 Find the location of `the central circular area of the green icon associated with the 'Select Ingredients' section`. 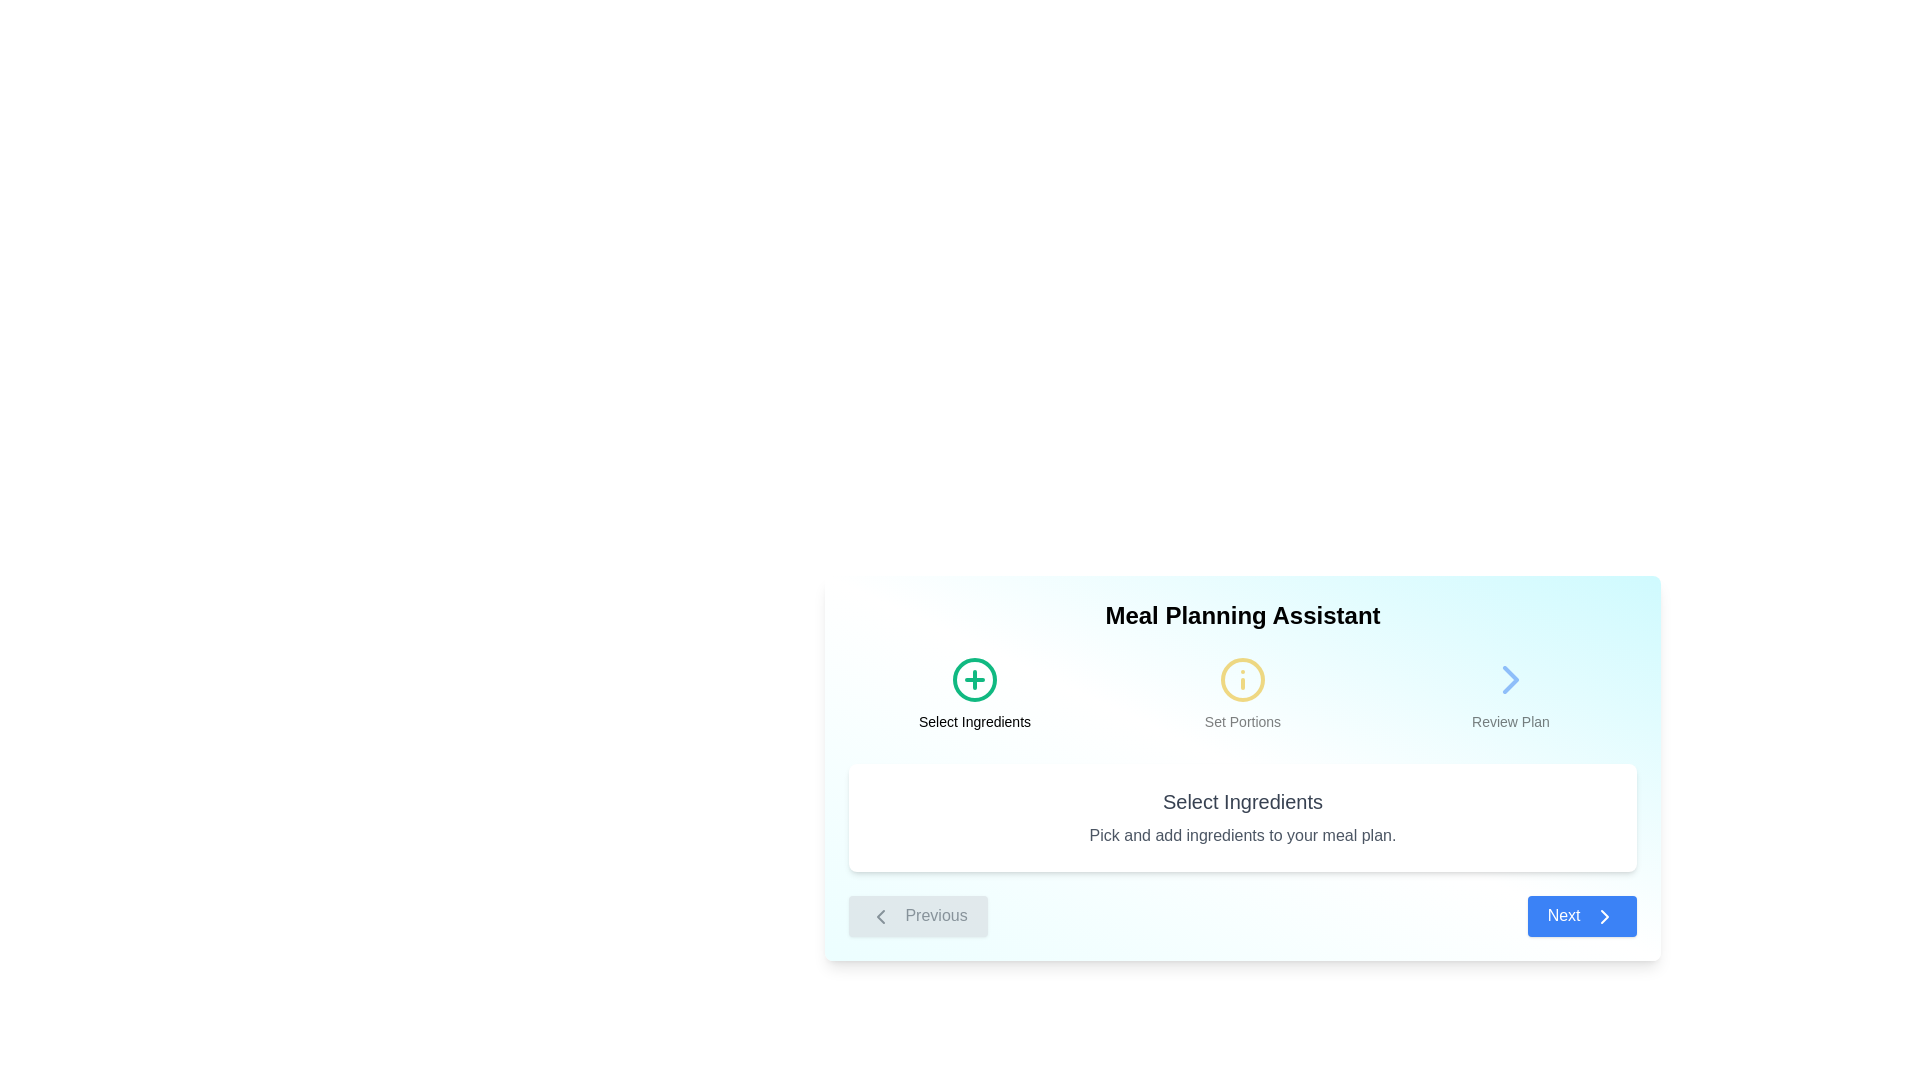

the central circular area of the green icon associated with the 'Select Ingredients' section is located at coordinates (974, 678).